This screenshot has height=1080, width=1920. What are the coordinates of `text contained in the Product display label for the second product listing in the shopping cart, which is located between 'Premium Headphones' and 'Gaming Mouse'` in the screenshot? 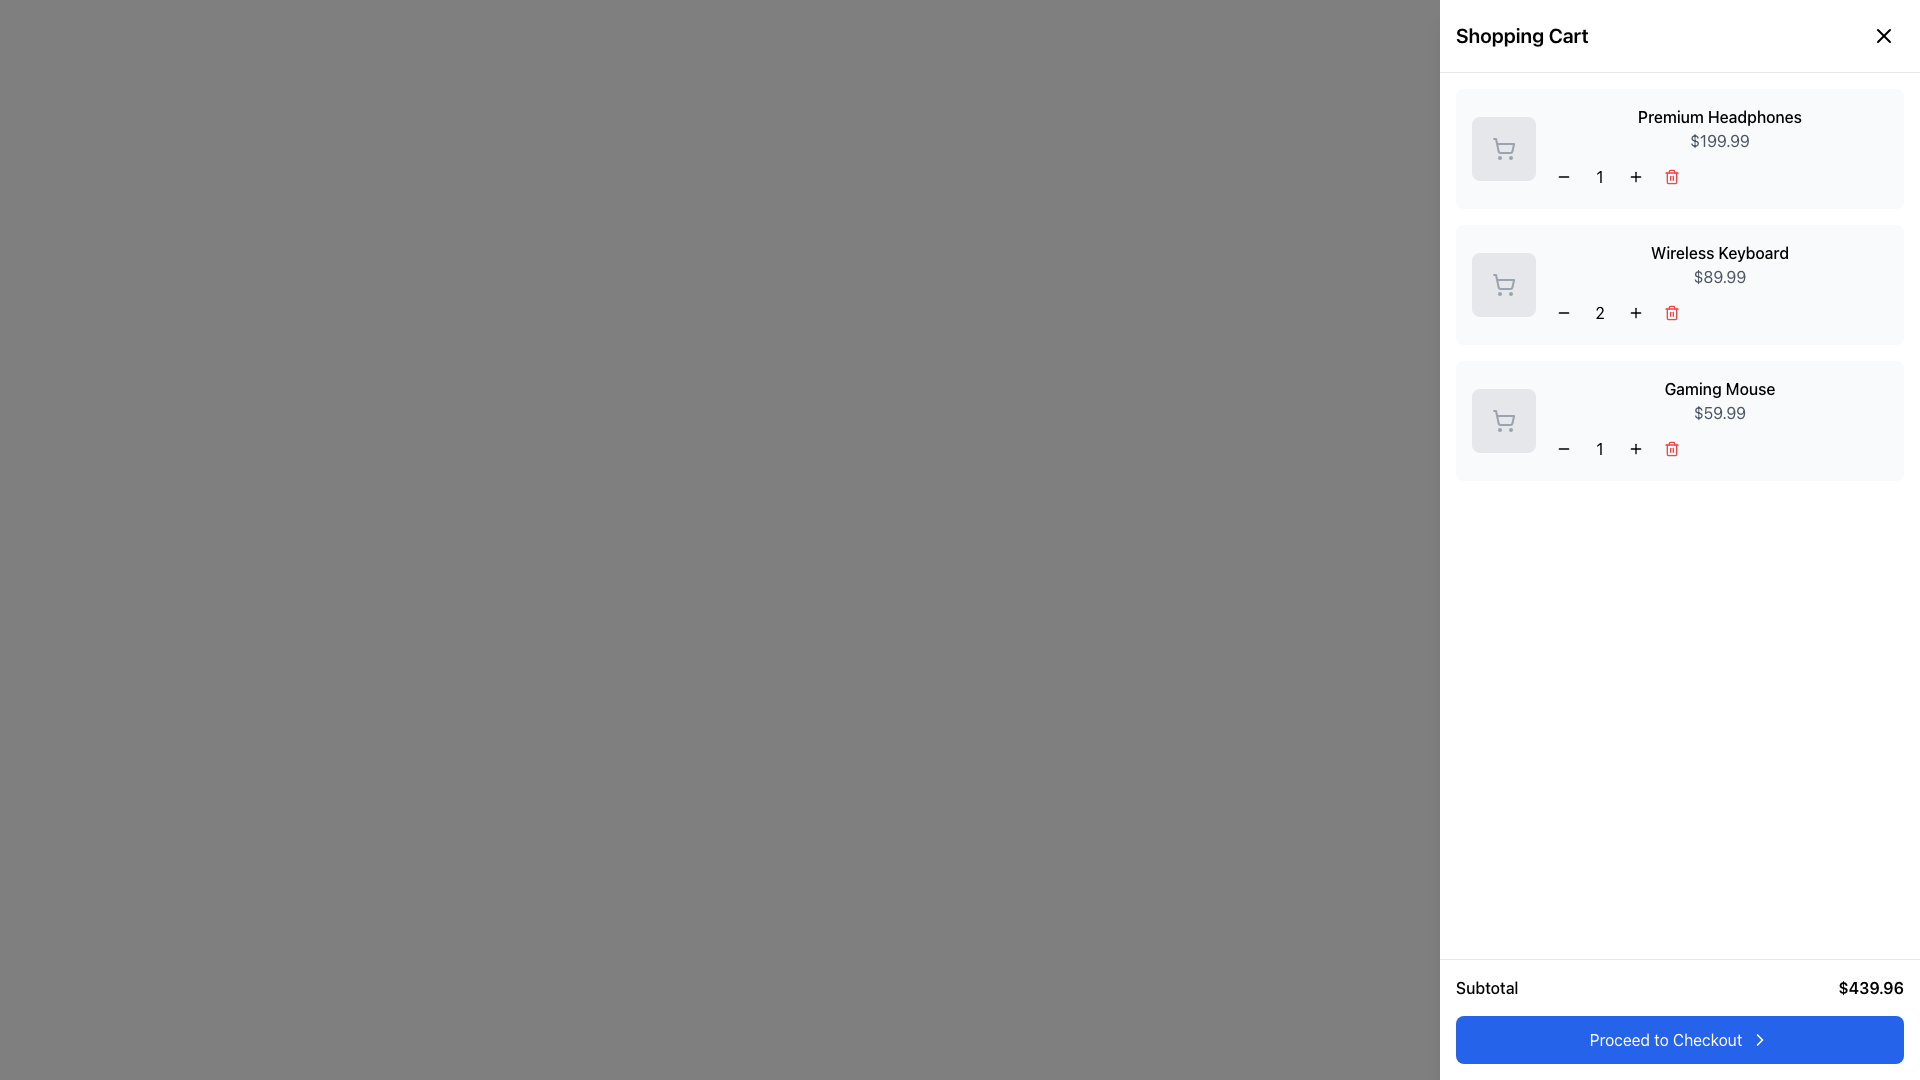 It's located at (1718, 285).